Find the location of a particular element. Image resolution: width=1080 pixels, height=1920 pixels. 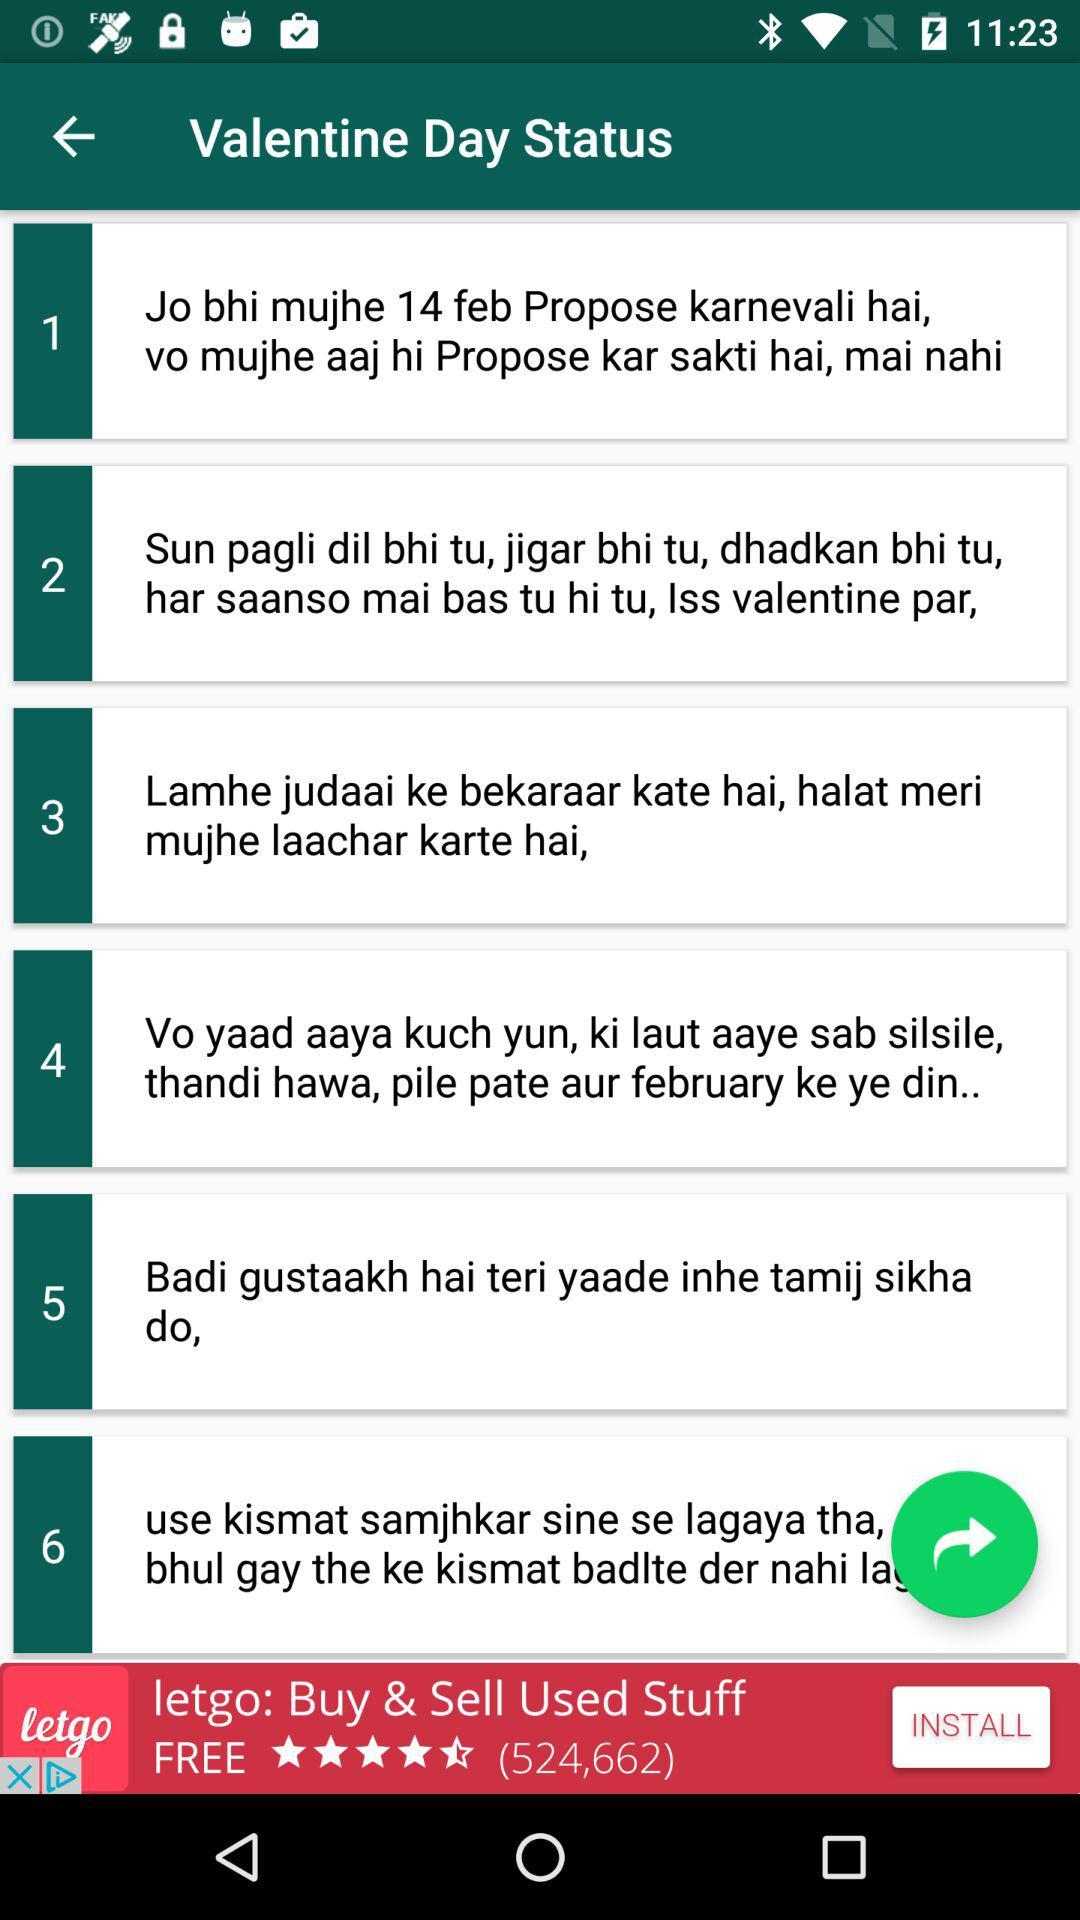

open advertisements is located at coordinates (540, 1727).